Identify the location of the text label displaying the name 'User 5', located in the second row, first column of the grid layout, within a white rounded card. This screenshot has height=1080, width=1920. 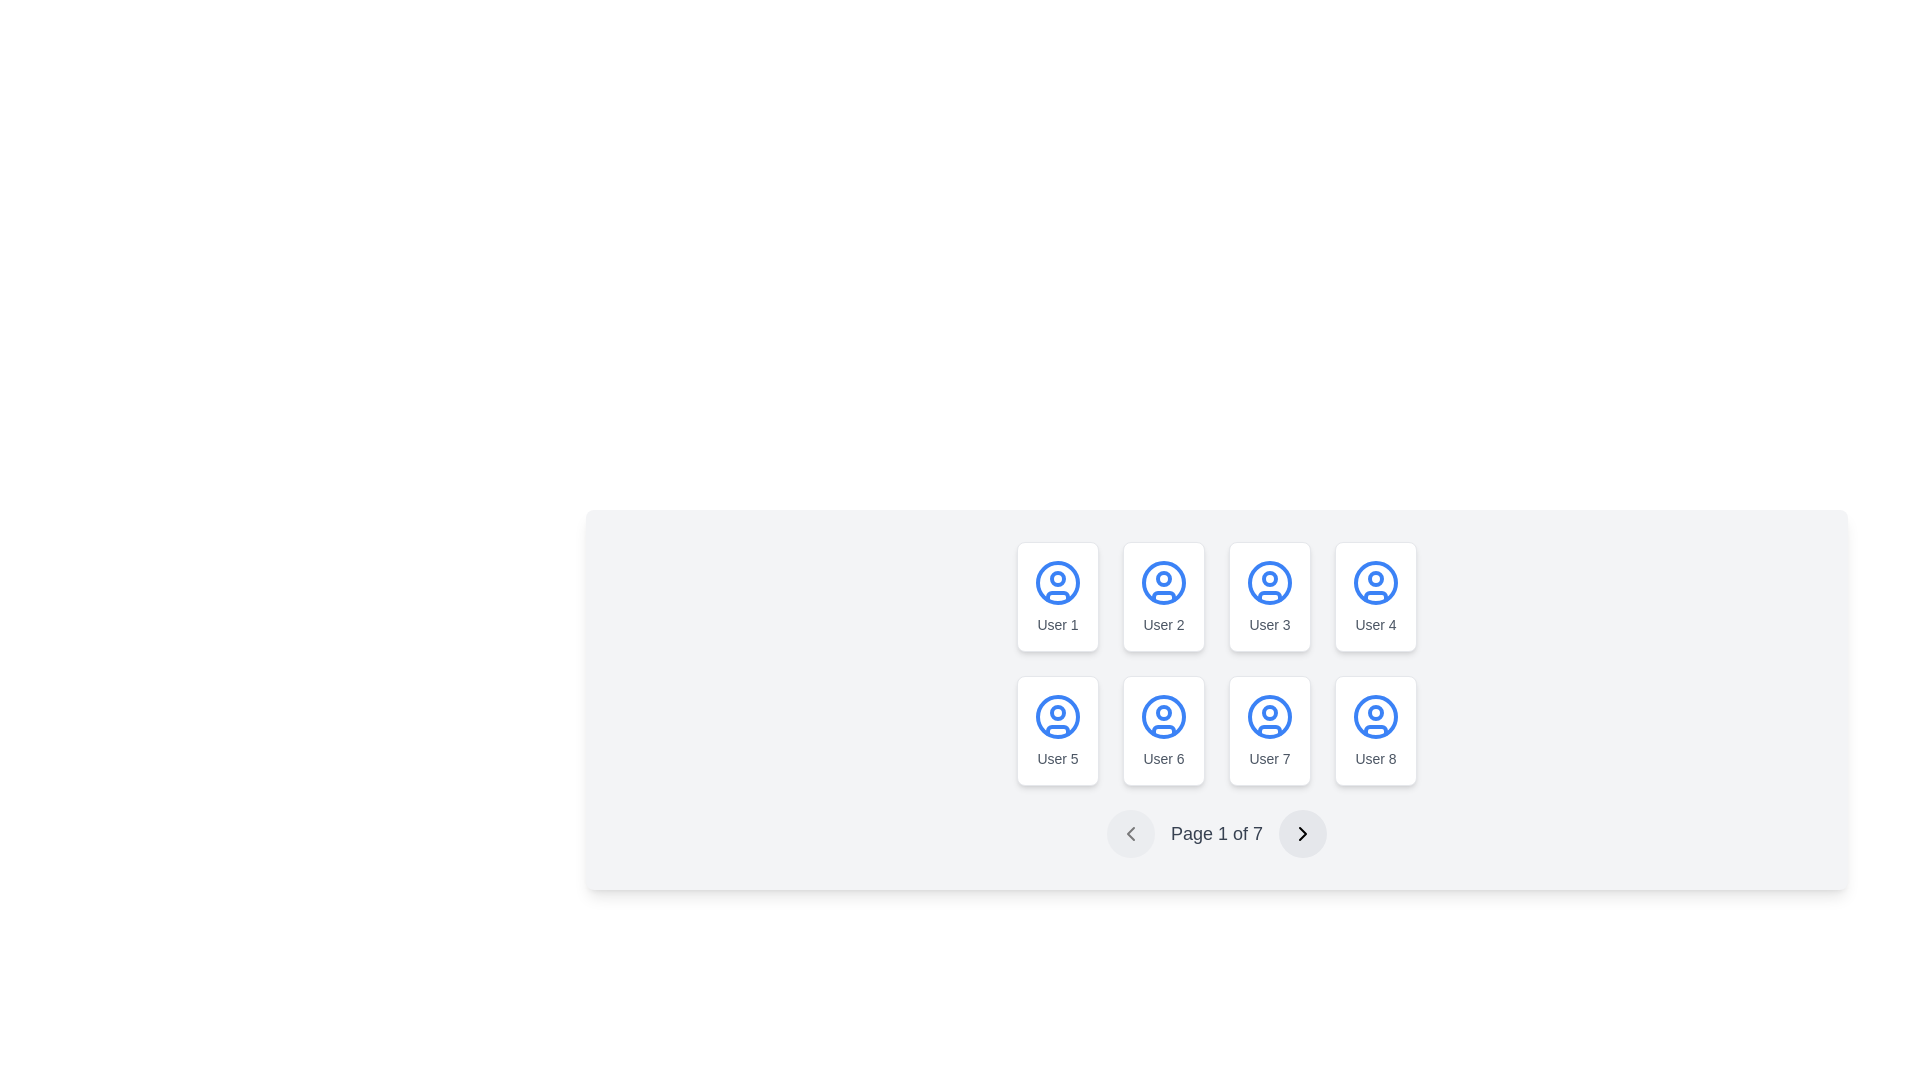
(1056, 759).